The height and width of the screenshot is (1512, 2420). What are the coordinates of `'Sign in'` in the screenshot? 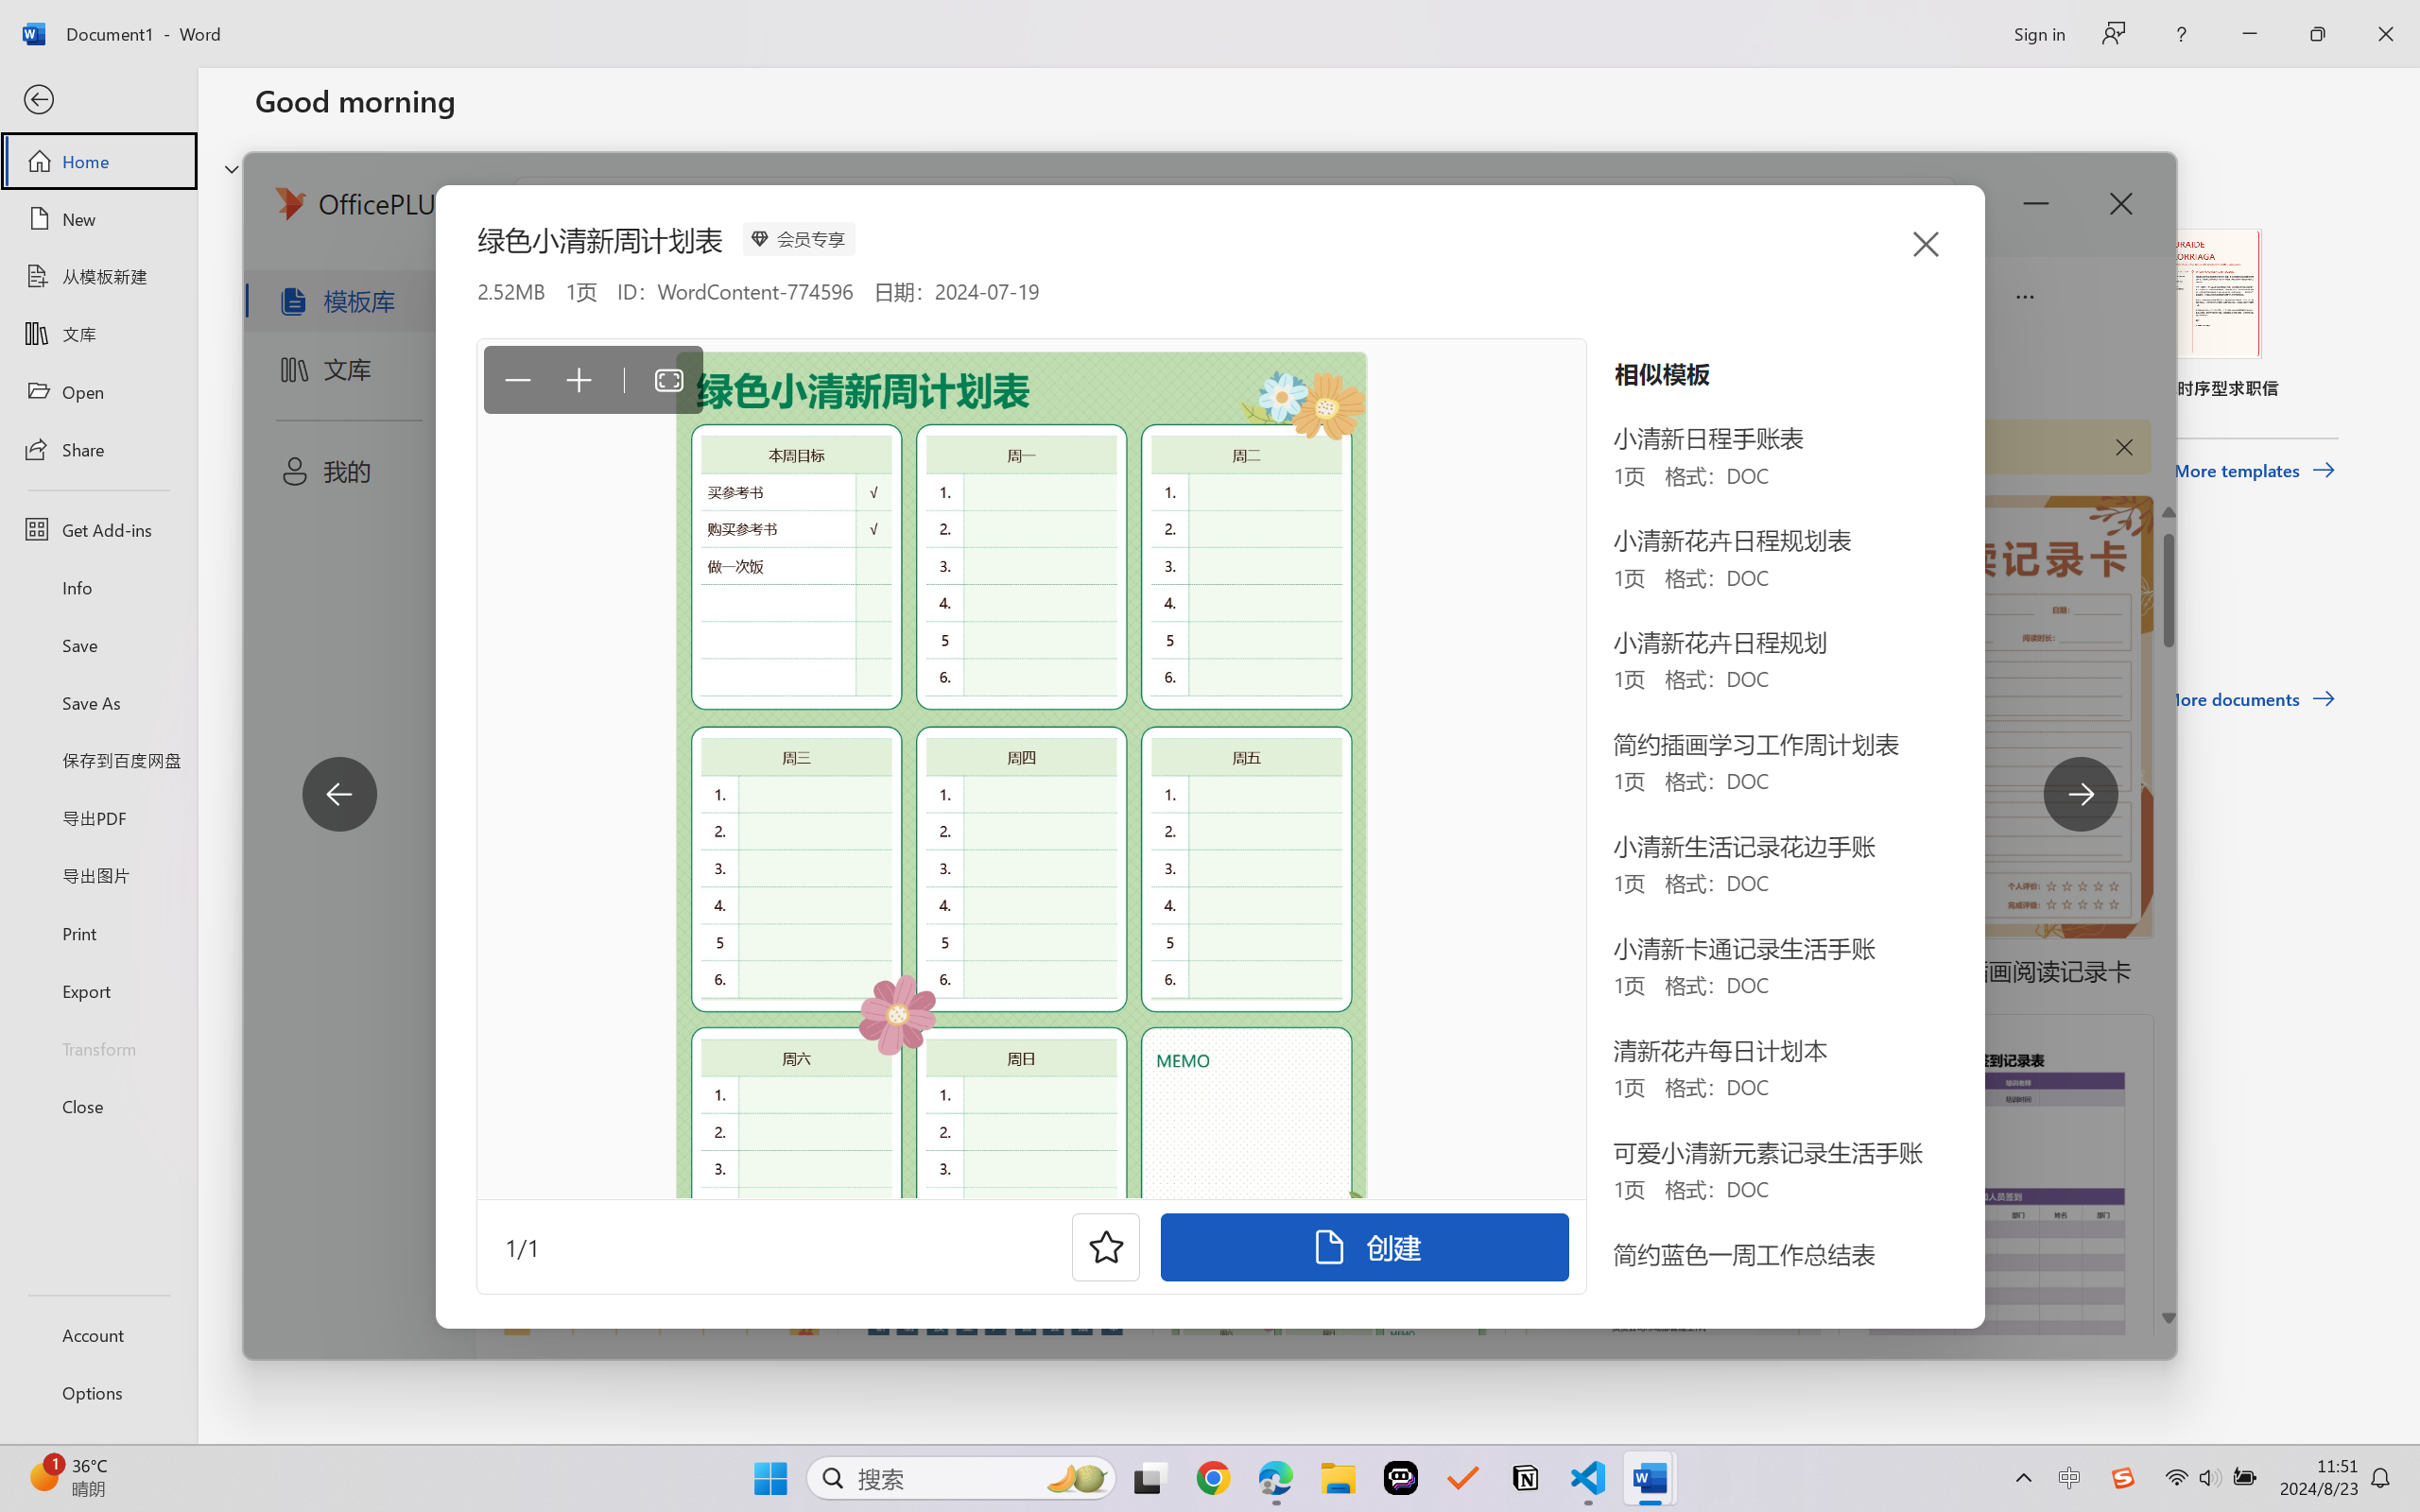 It's located at (2037, 33).